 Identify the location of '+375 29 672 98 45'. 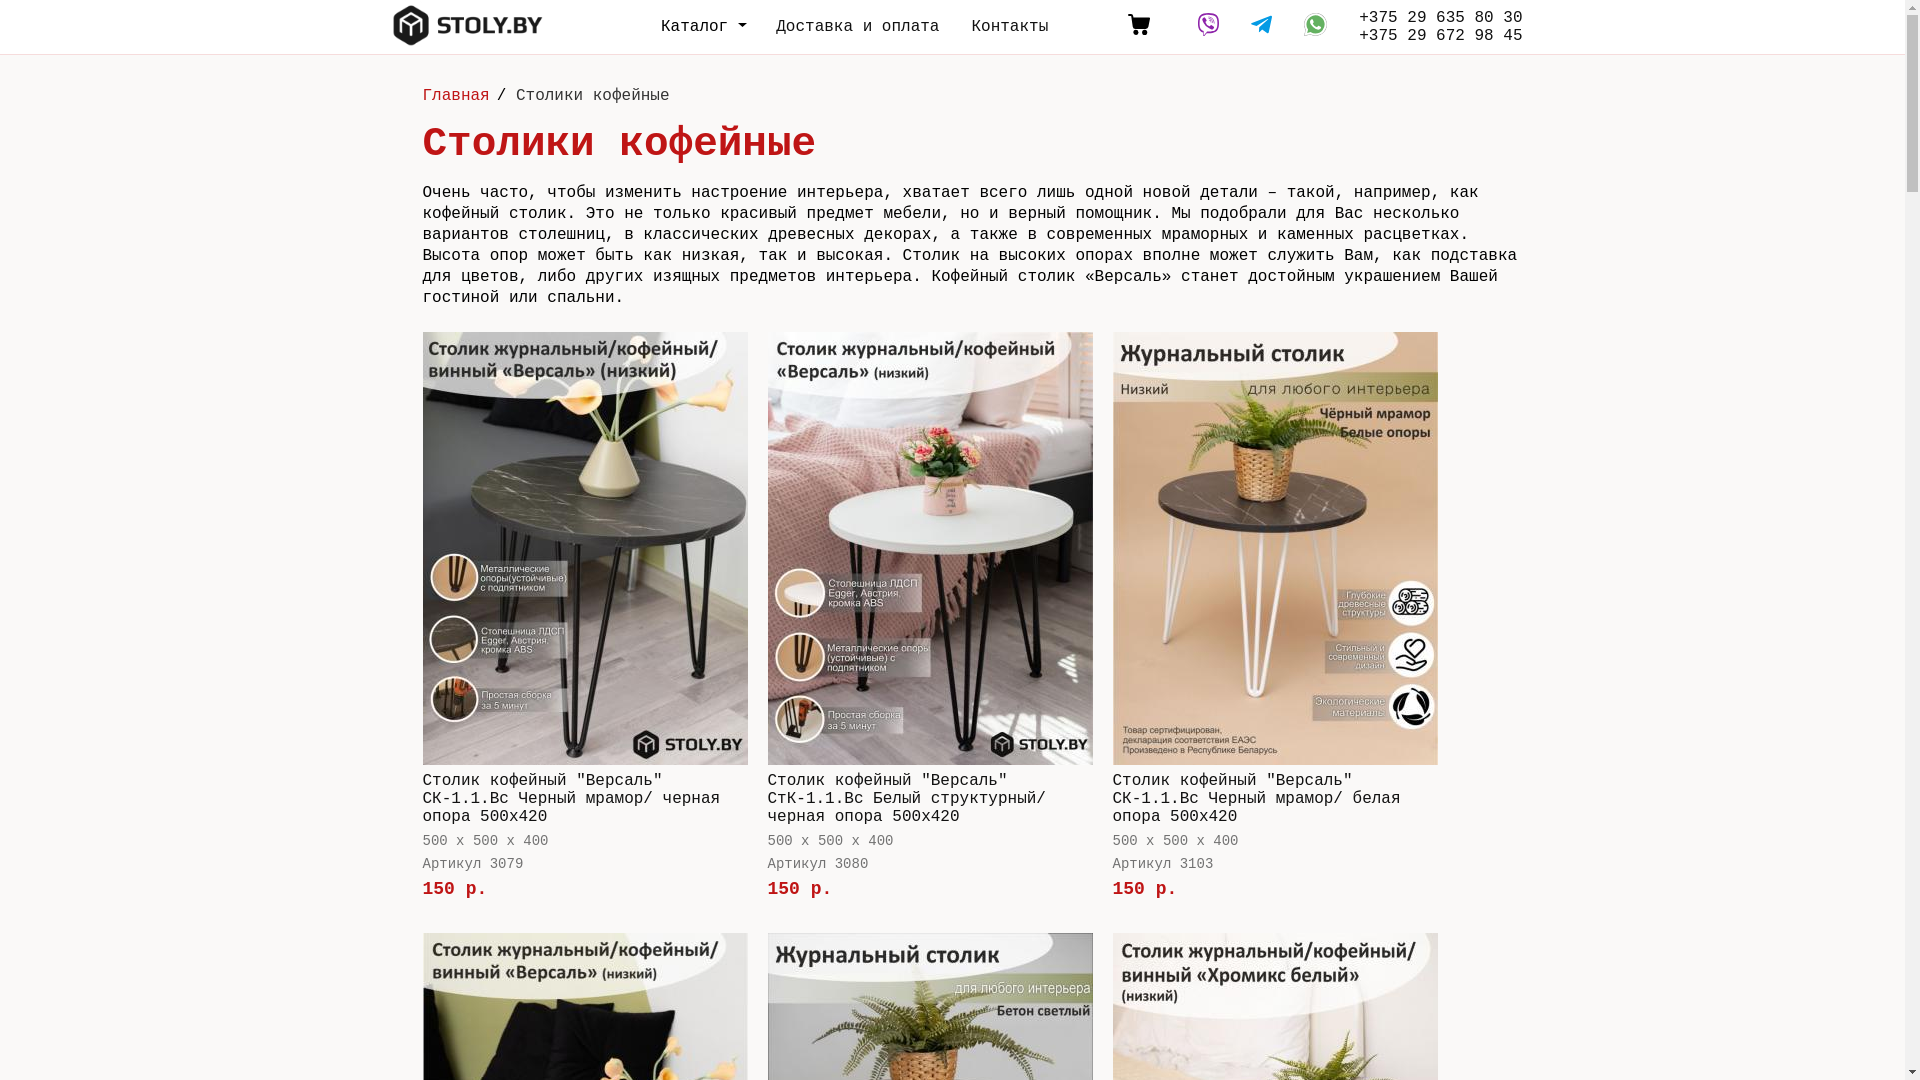
(1440, 35).